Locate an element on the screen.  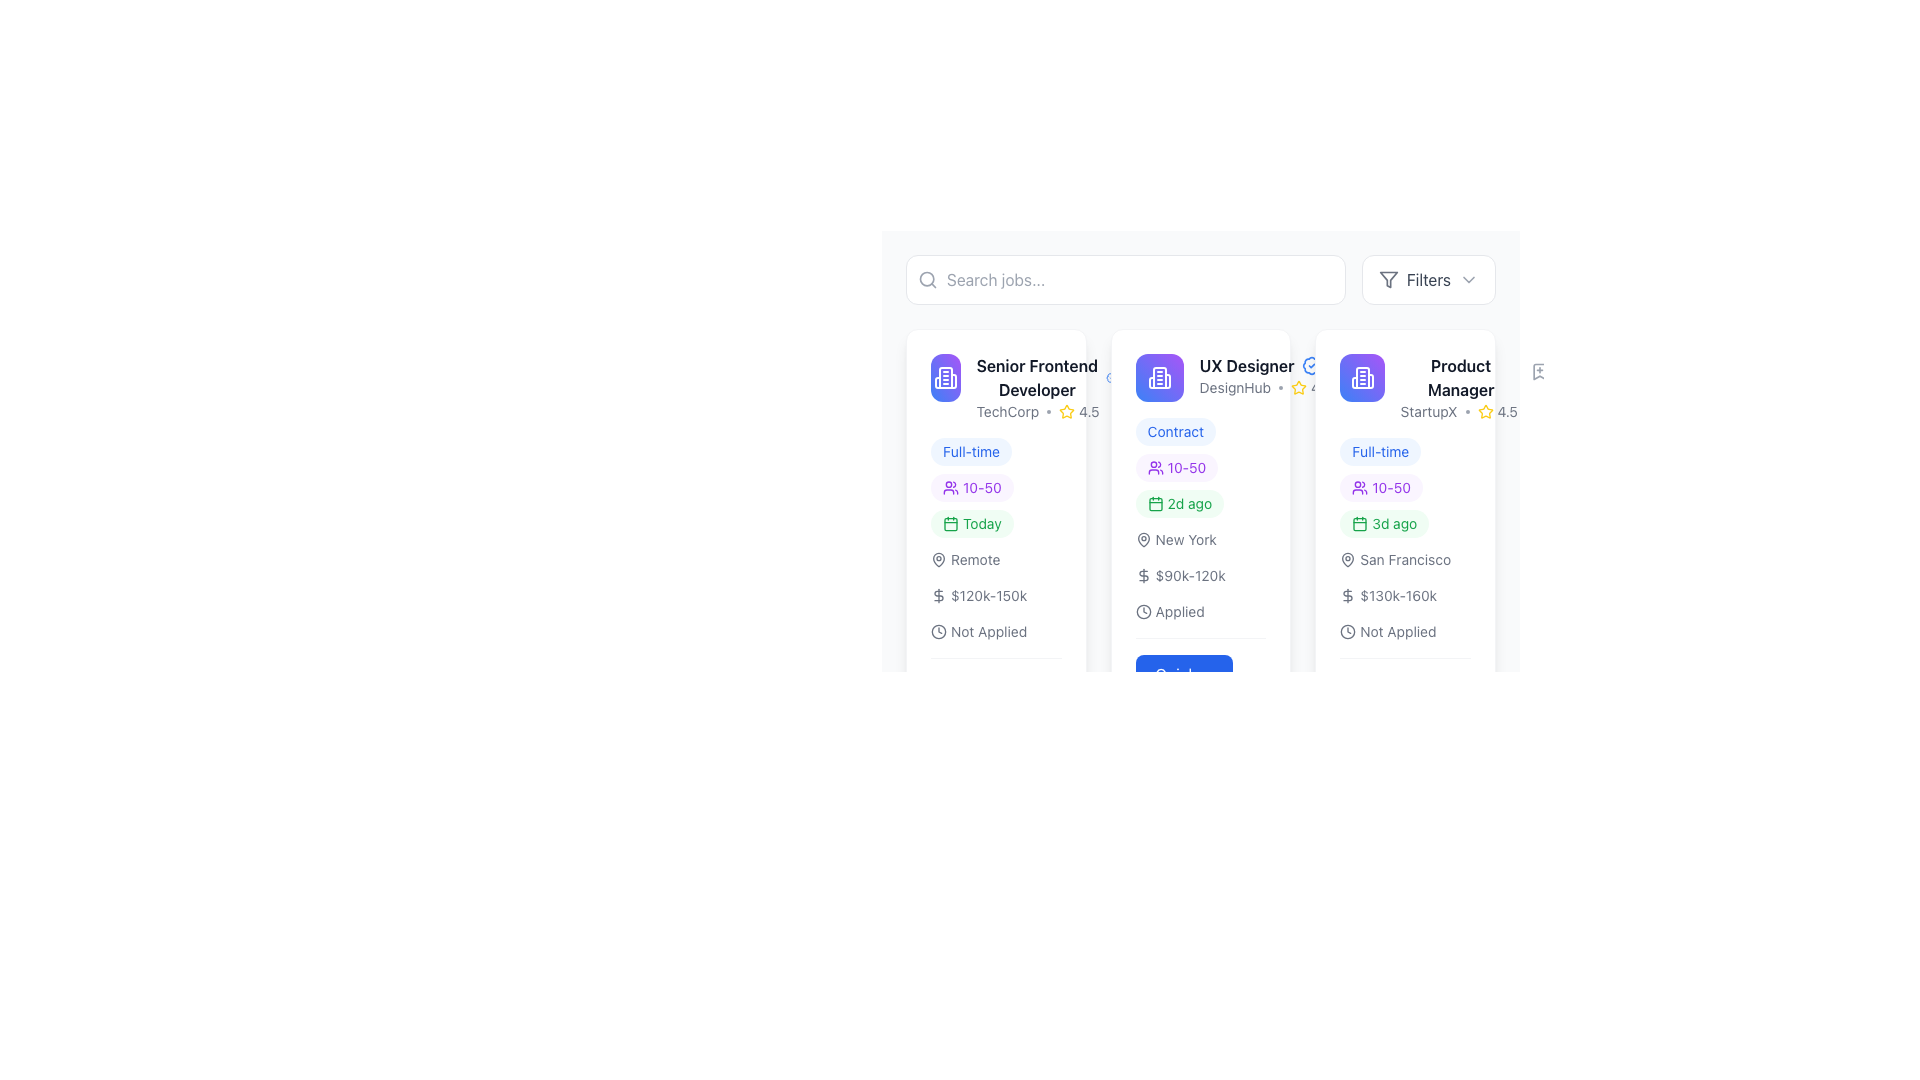
text content of the job posting summary located in the first column of the job postings layout, positioned below the building icon is located at coordinates (1046, 388).